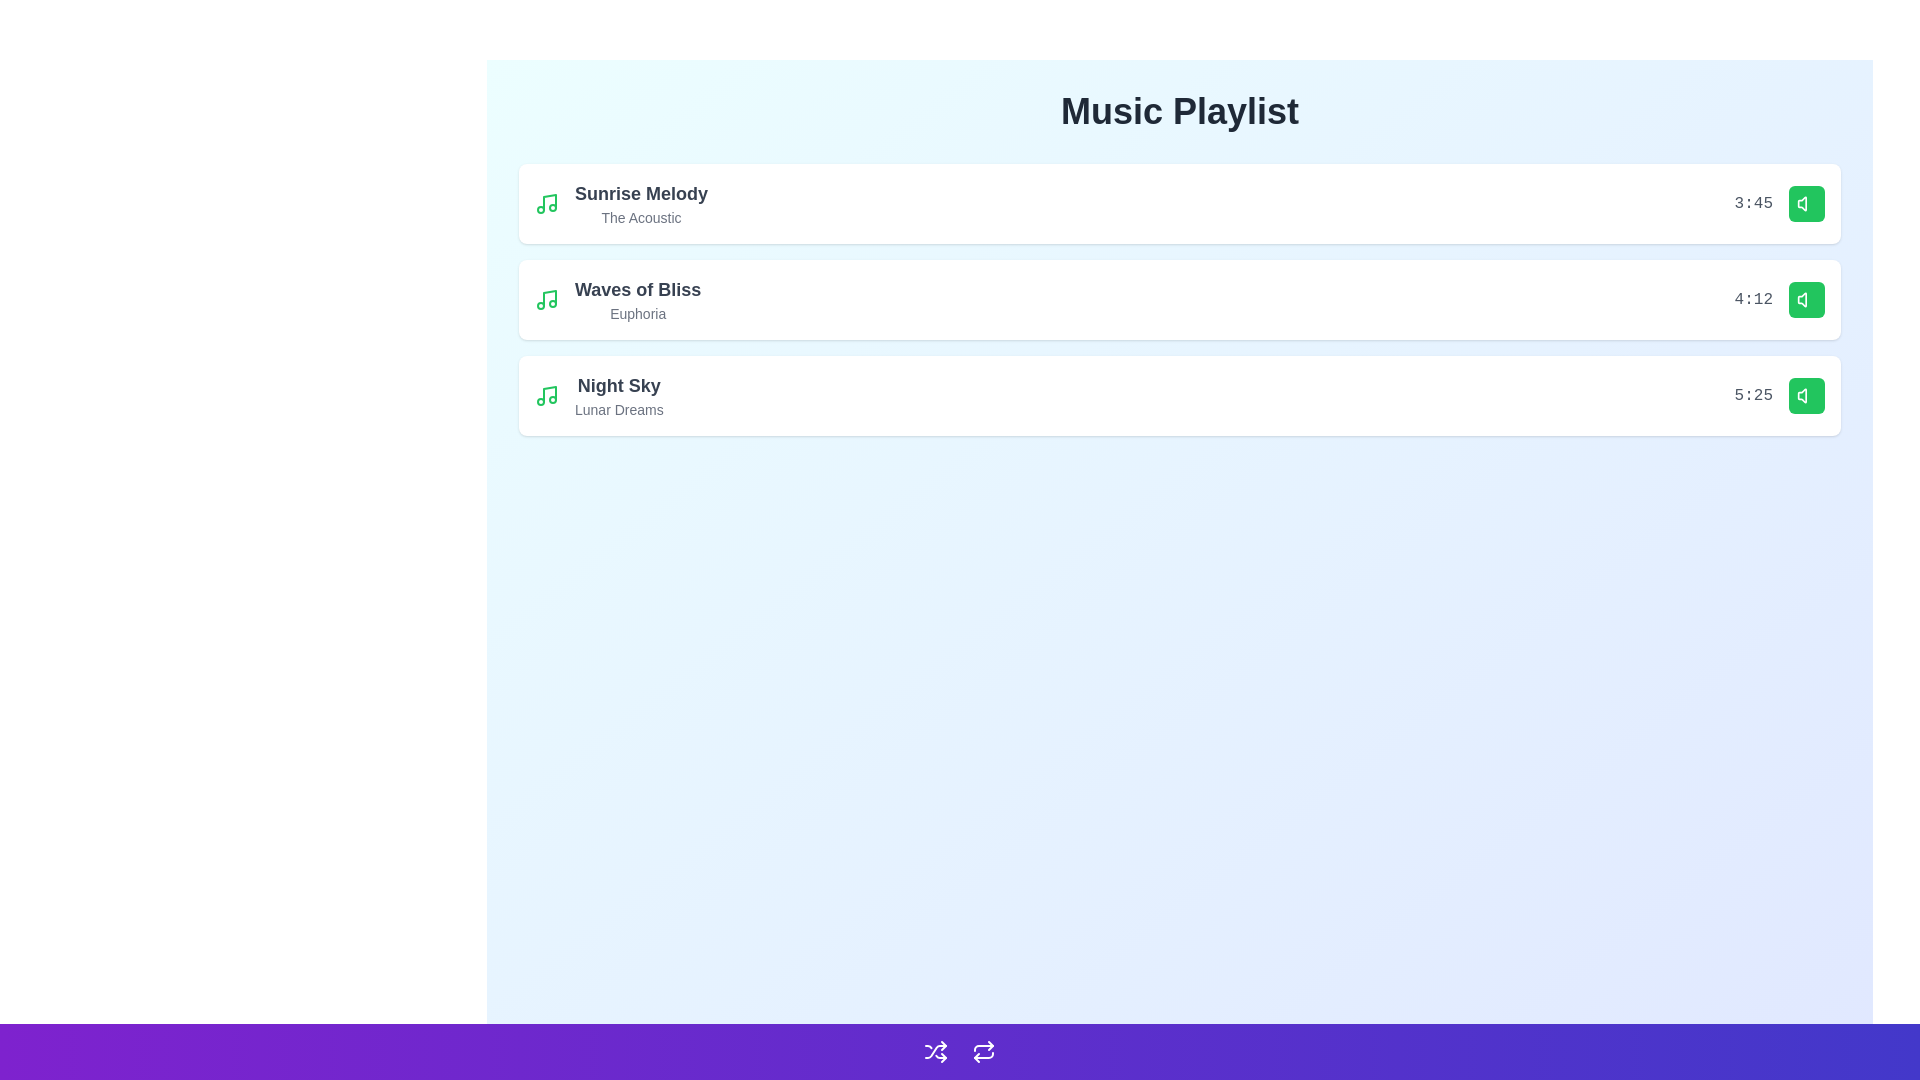 This screenshot has width=1920, height=1080. What do you see at coordinates (550, 202) in the screenshot?
I see `the decorative part of the music note icon that precedes the first list item titled 'Sunrise Melody' in the playlist` at bounding box center [550, 202].